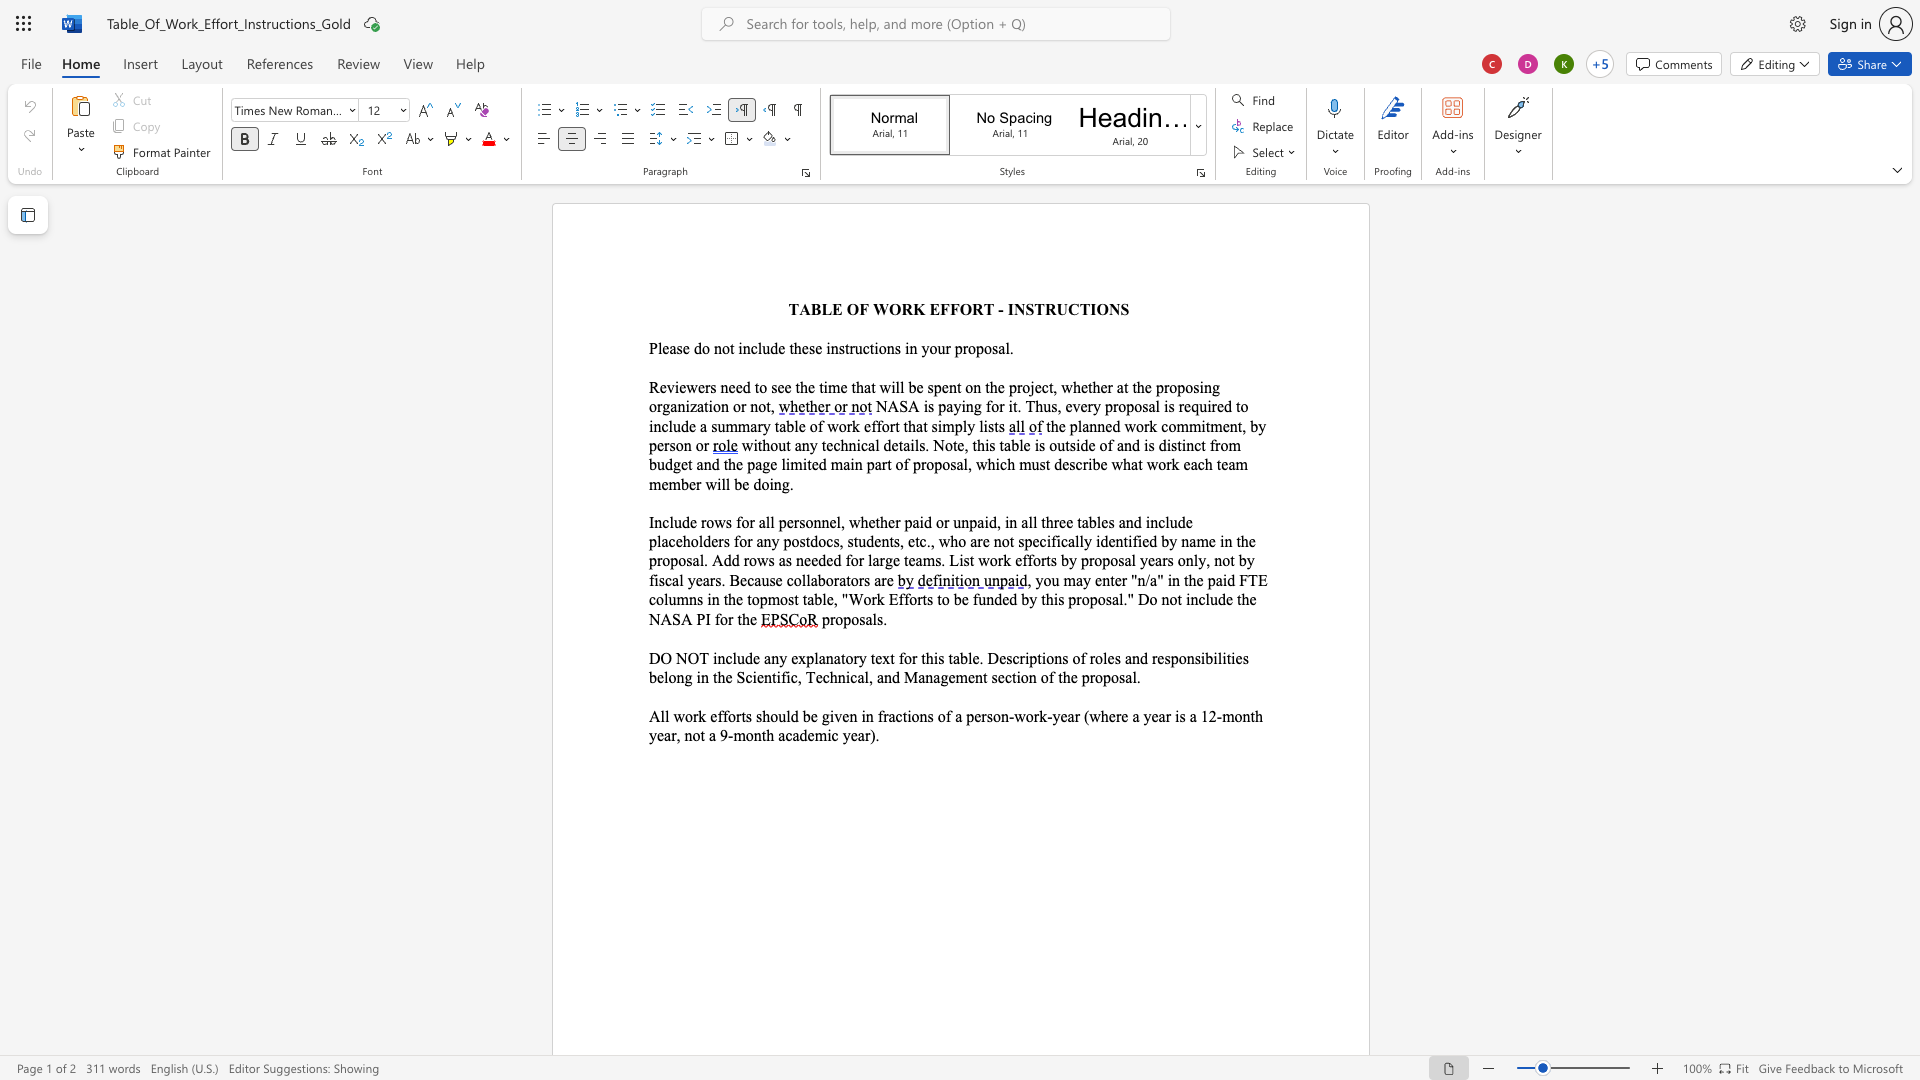  I want to click on the space between the continuous character "p" and "e" in the text, so click(656, 444).